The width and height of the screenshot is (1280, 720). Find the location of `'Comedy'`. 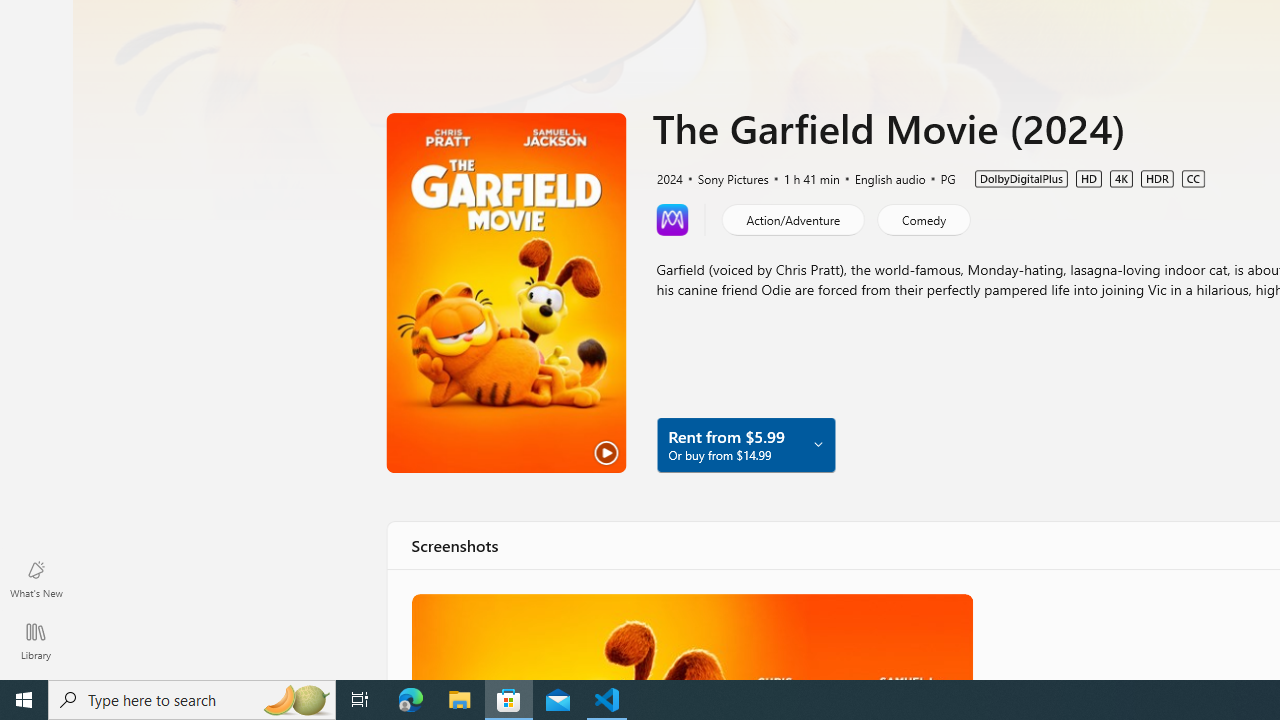

'Comedy' is located at coordinates (922, 218).